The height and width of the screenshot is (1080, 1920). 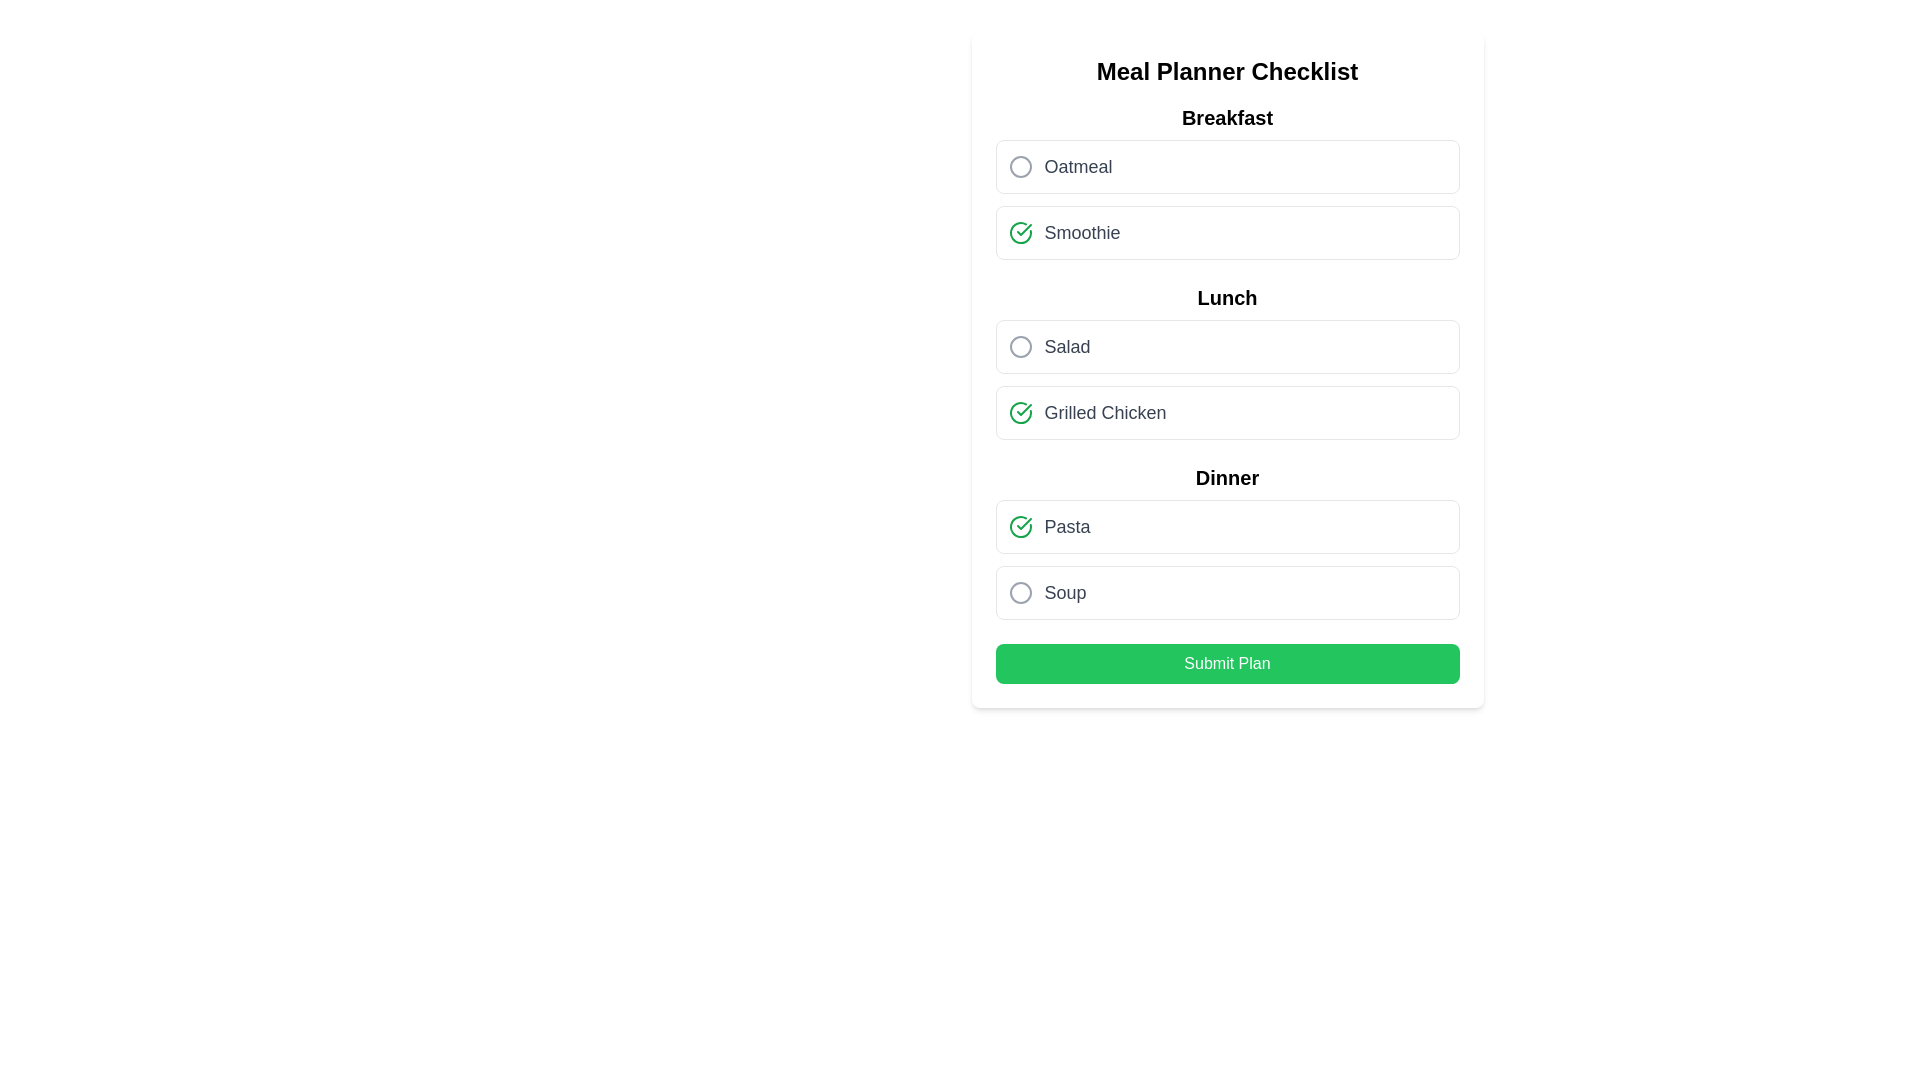 What do you see at coordinates (1020, 526) in the screenshot?
I see `the icon indicating the checked state for 'Pasta' in the Dinner section of the Meal Planner Checklist` at bounding box center [1020, 526].